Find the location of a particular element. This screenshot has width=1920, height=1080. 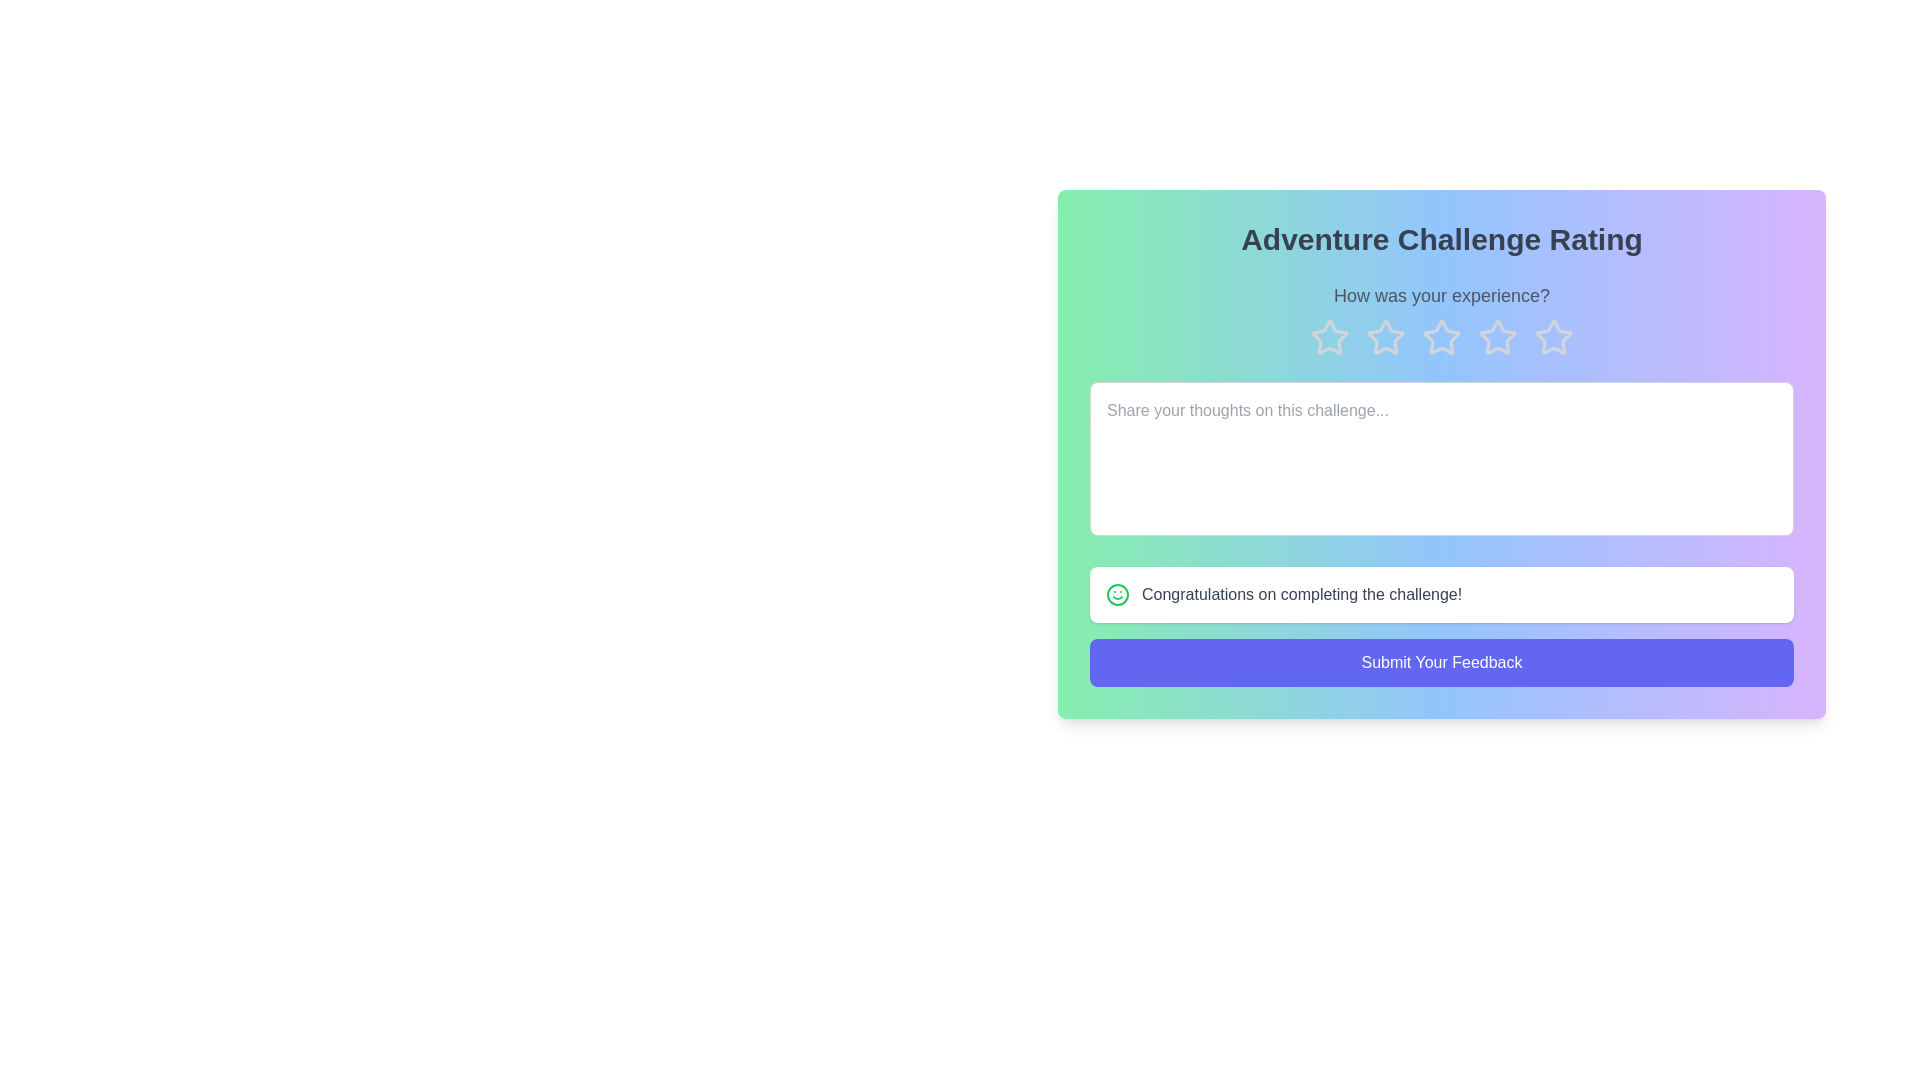

the third star-shaped rating icon with hollow styling and a grayish border located below the text 'How was your experience?' is located at coordinates (1497, 336).